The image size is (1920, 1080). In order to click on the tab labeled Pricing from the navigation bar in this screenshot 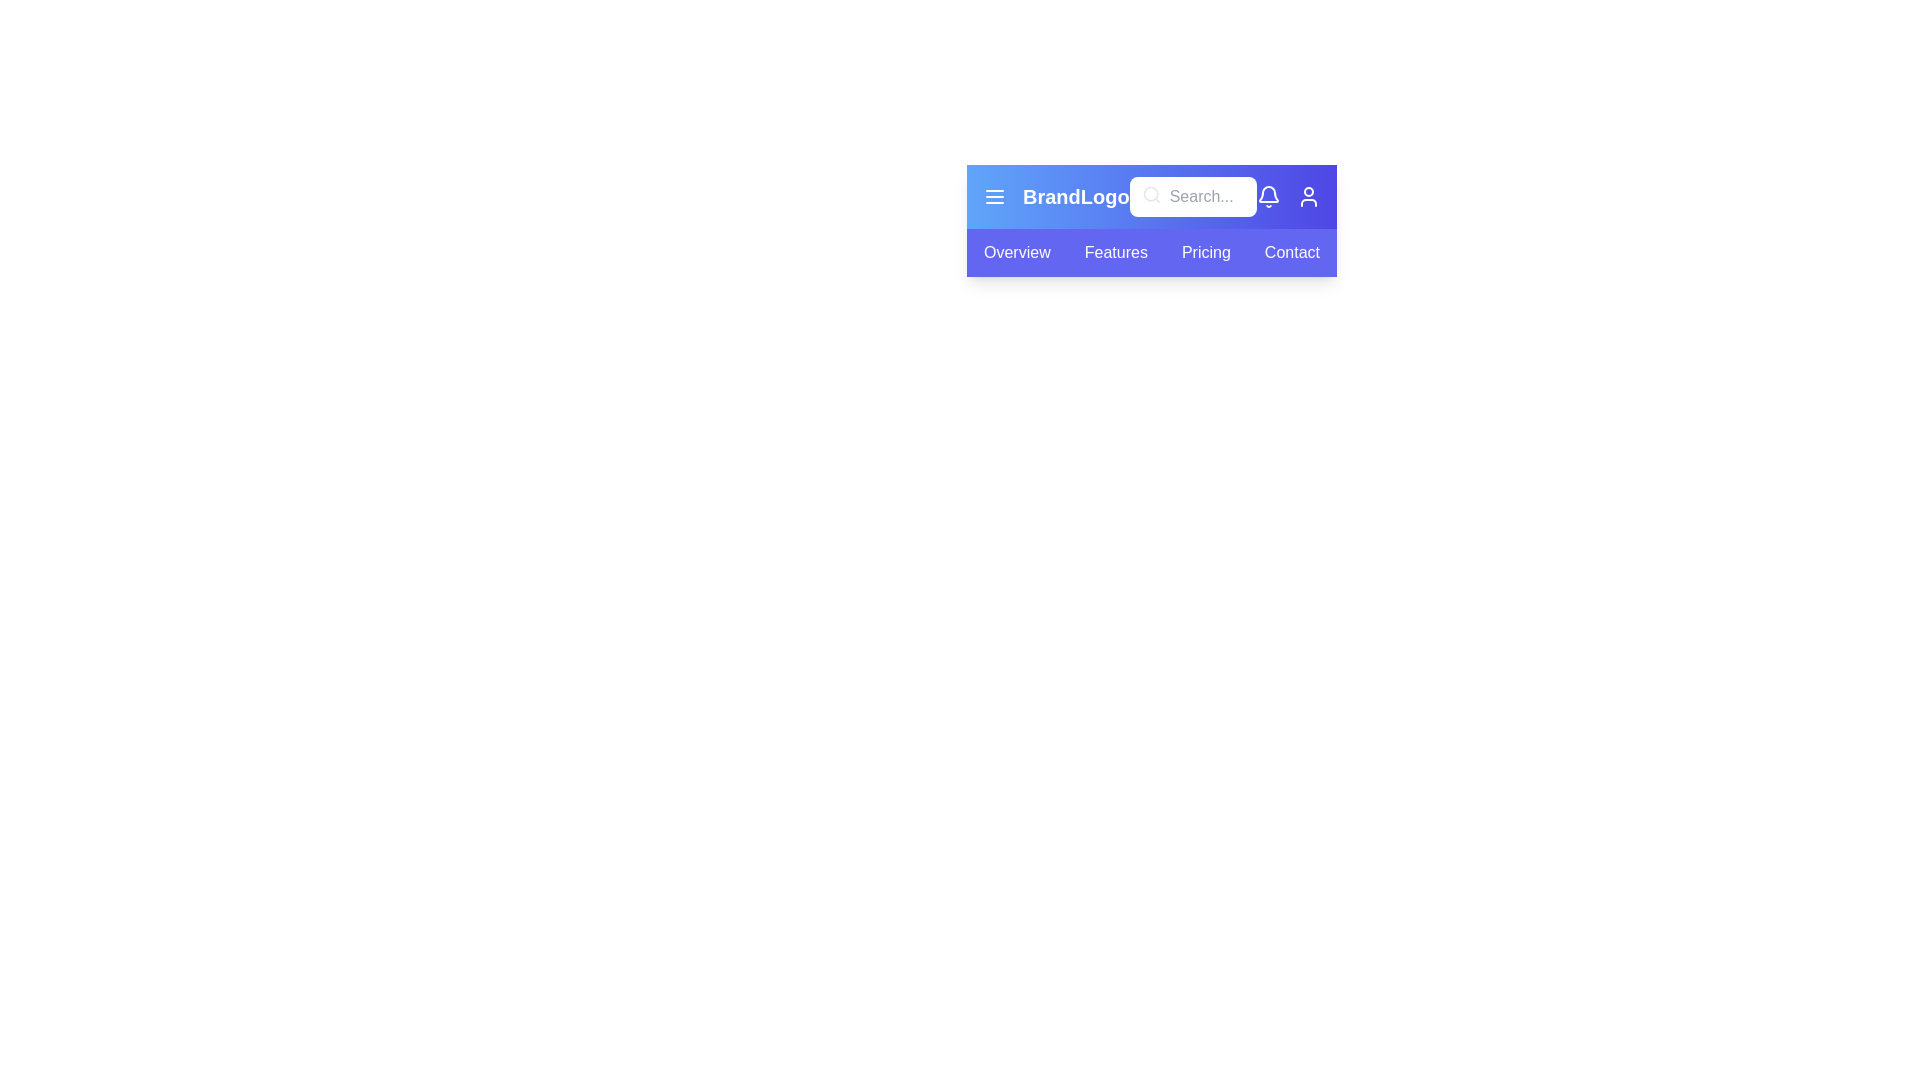, I will do `click(1205, 252)`.